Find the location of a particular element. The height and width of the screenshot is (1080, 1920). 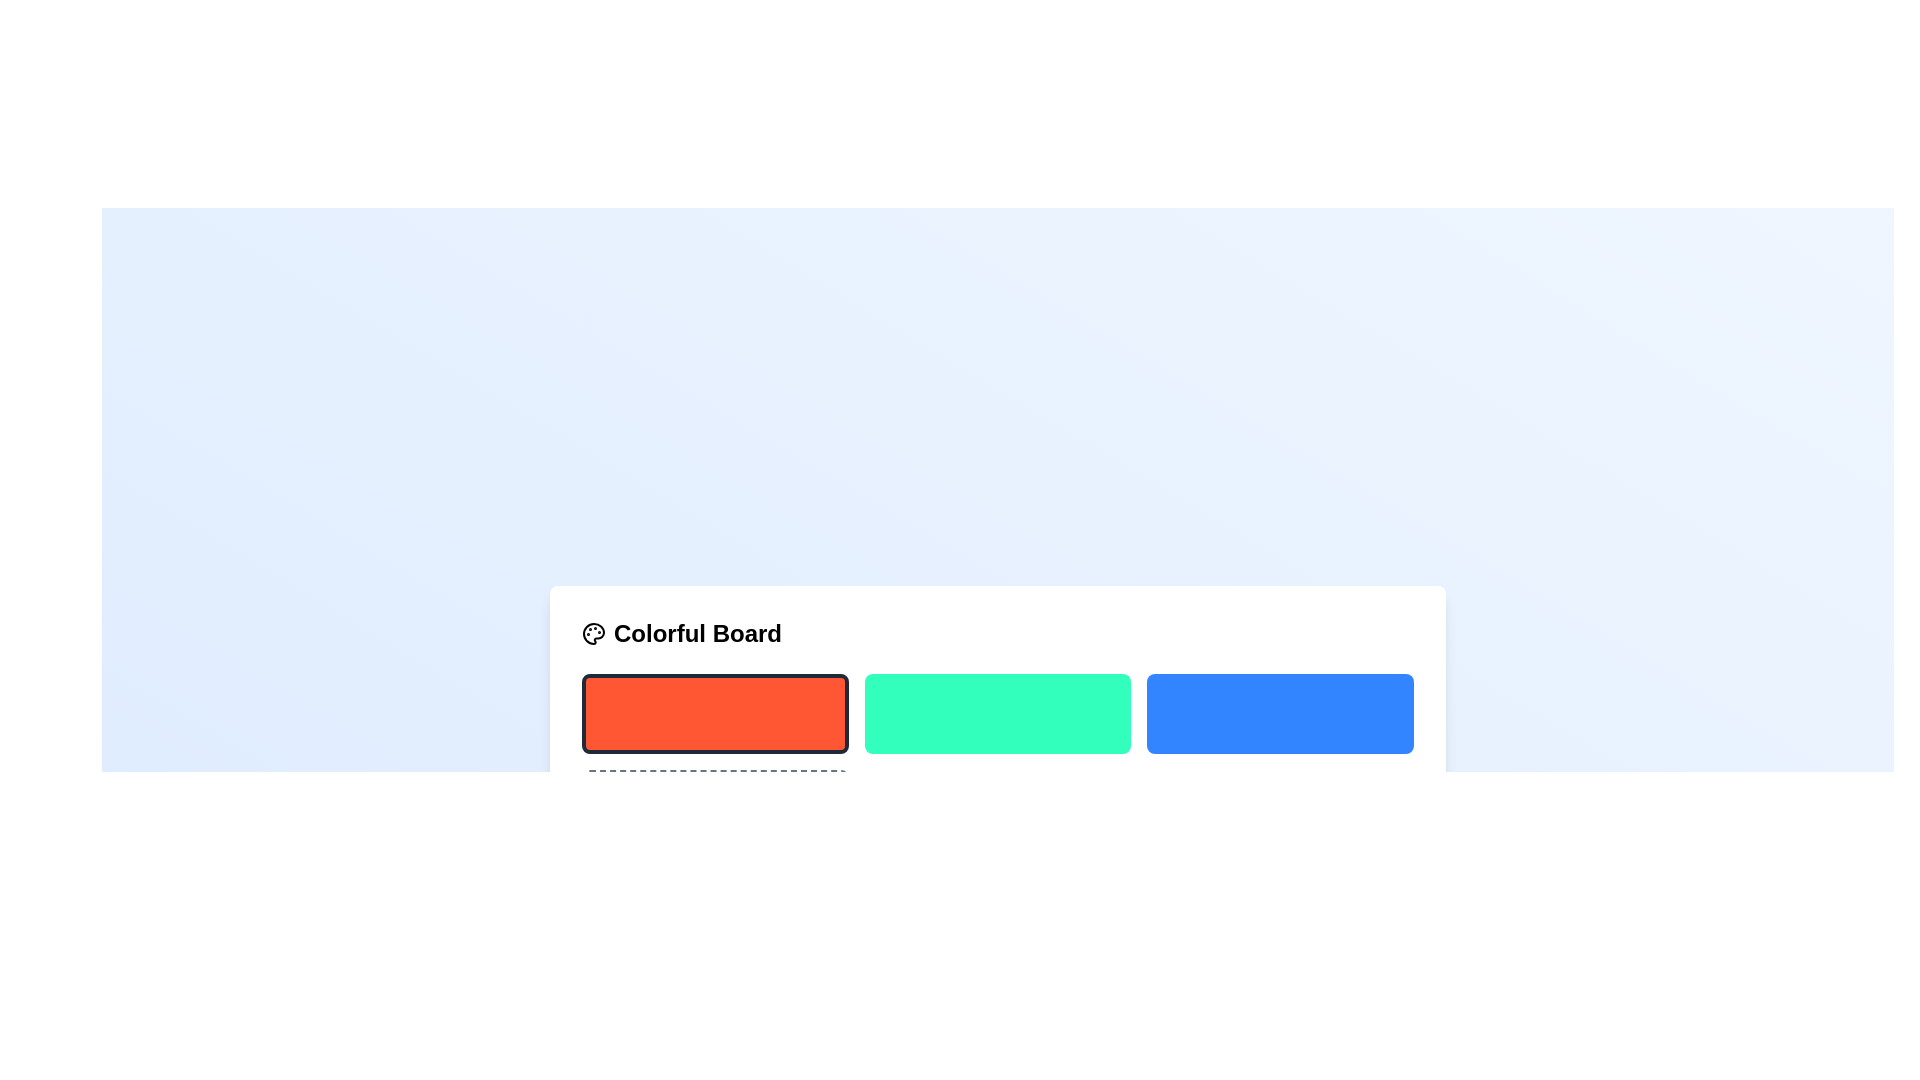

the decorative icon located to the left of the 'Colorful Board' text in the header section is located at coordinates (593, 633).